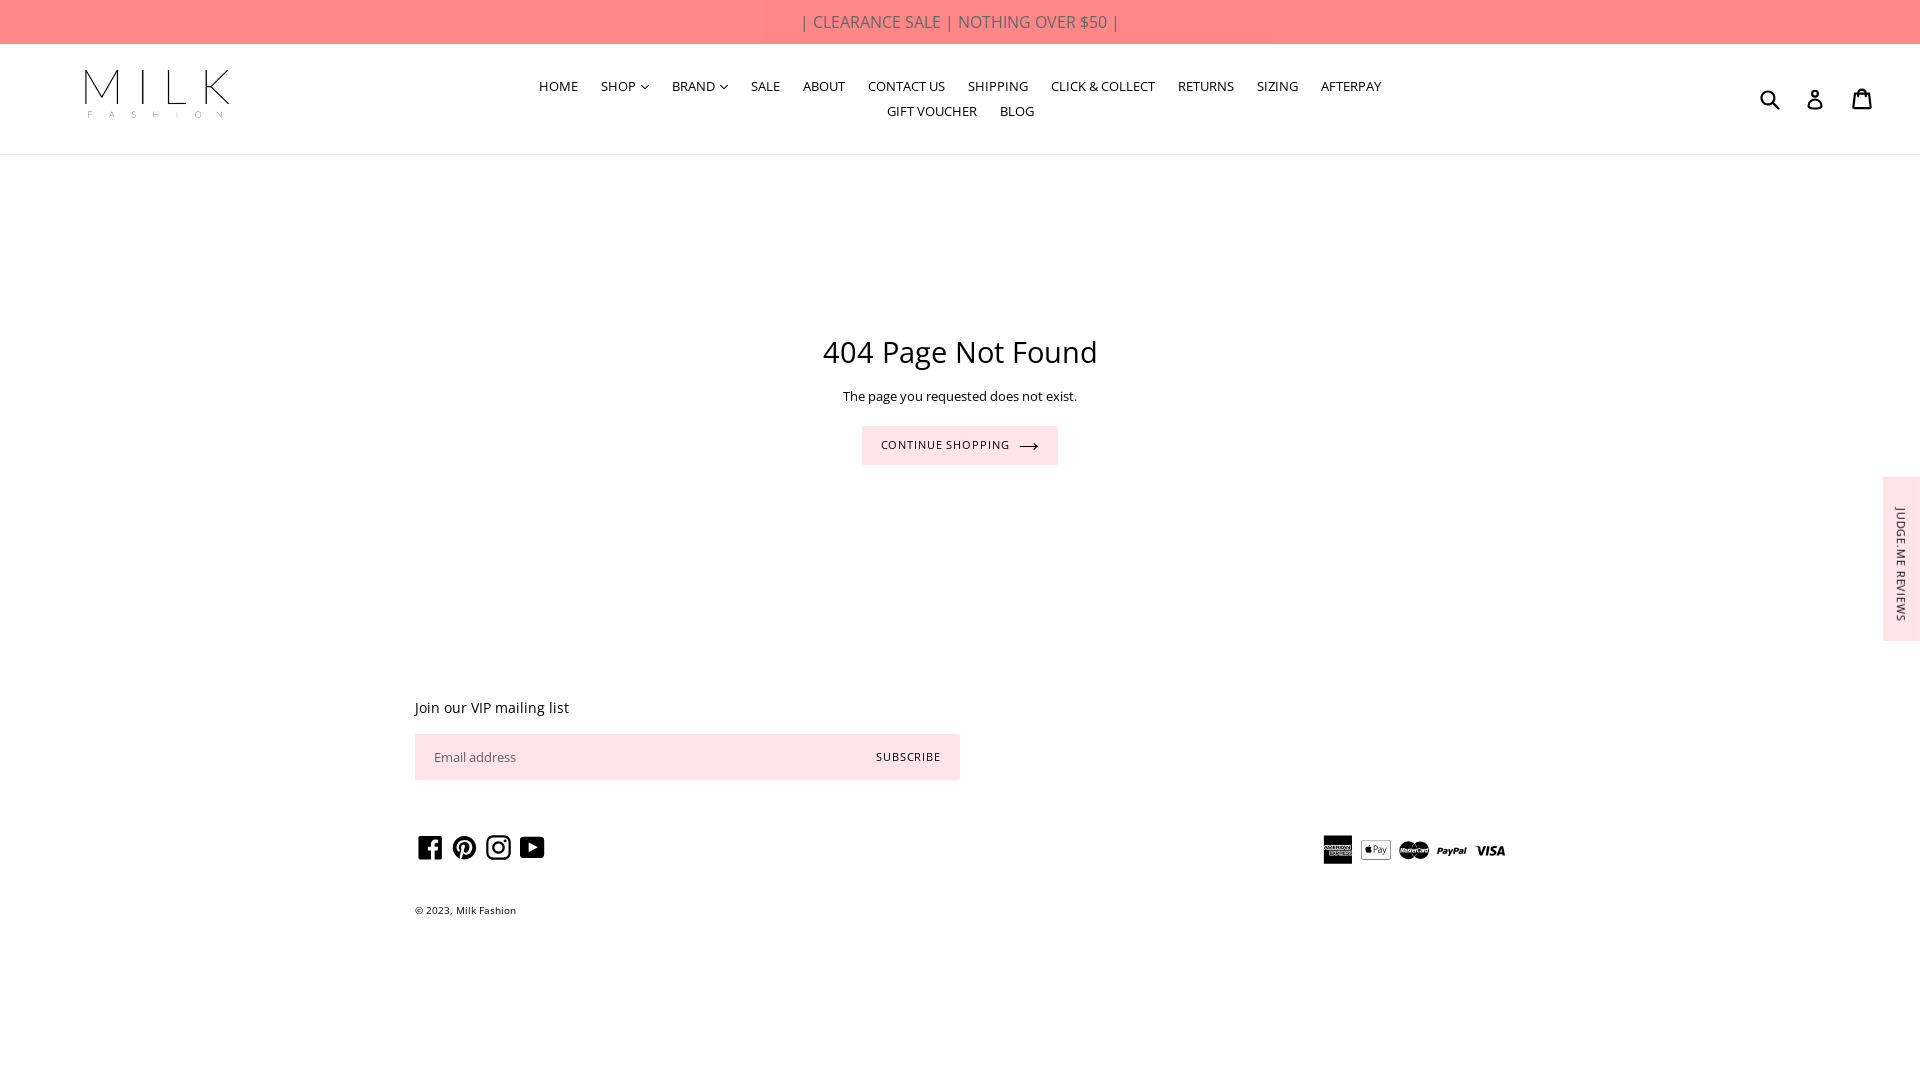 Image resolution: width=1920 pixels, height=1080 pixels. What do you see at coordinates (1017, 111) in the screenshot?
I see `'BLOG'` at bounding box center [1017, 111].